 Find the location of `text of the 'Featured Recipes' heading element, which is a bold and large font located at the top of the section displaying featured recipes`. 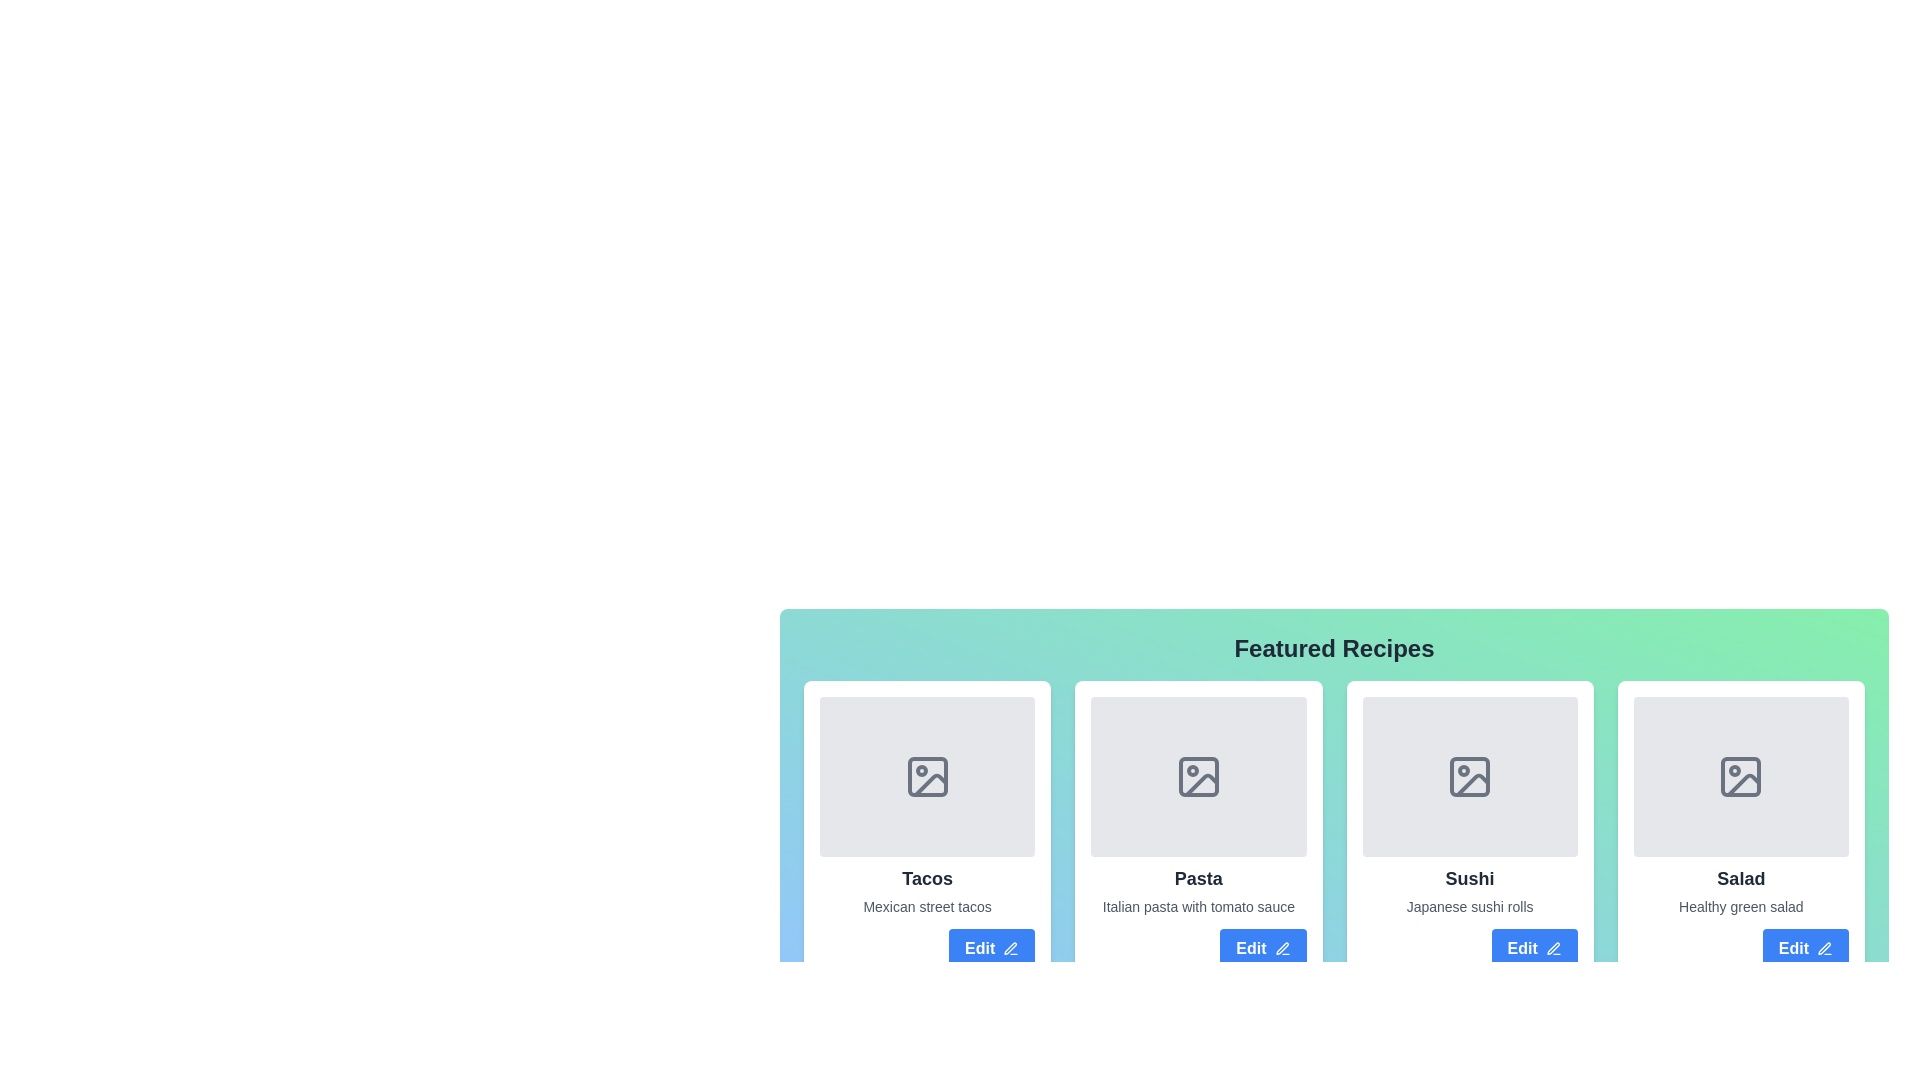

text of the 'Featured Recipes' heading element, which is a bold and large font located at the top of the section displaying featured recipes is located at coordinates (1334, 648).